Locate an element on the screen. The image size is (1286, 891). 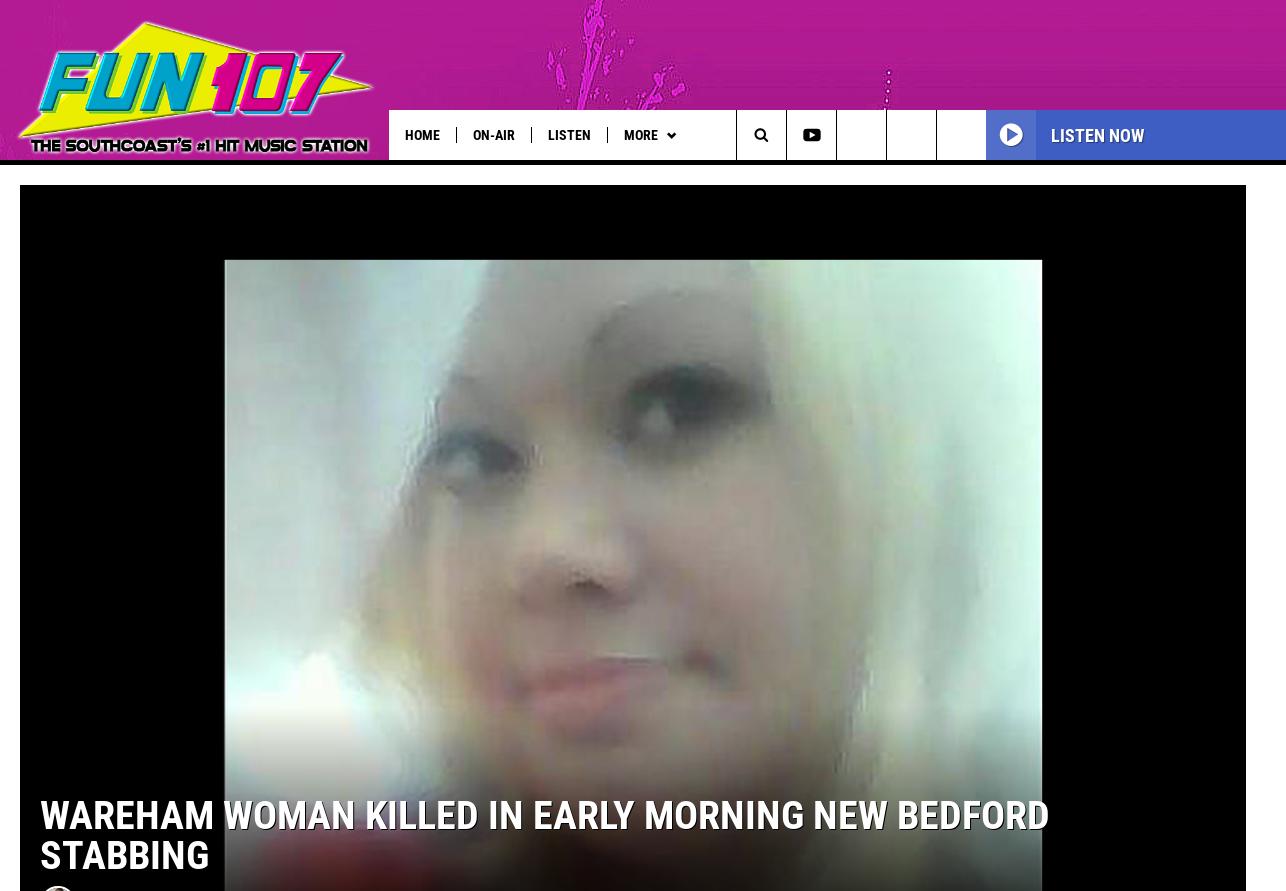
'Wet Nose Wednesday' is located at coordinates (775, 174).